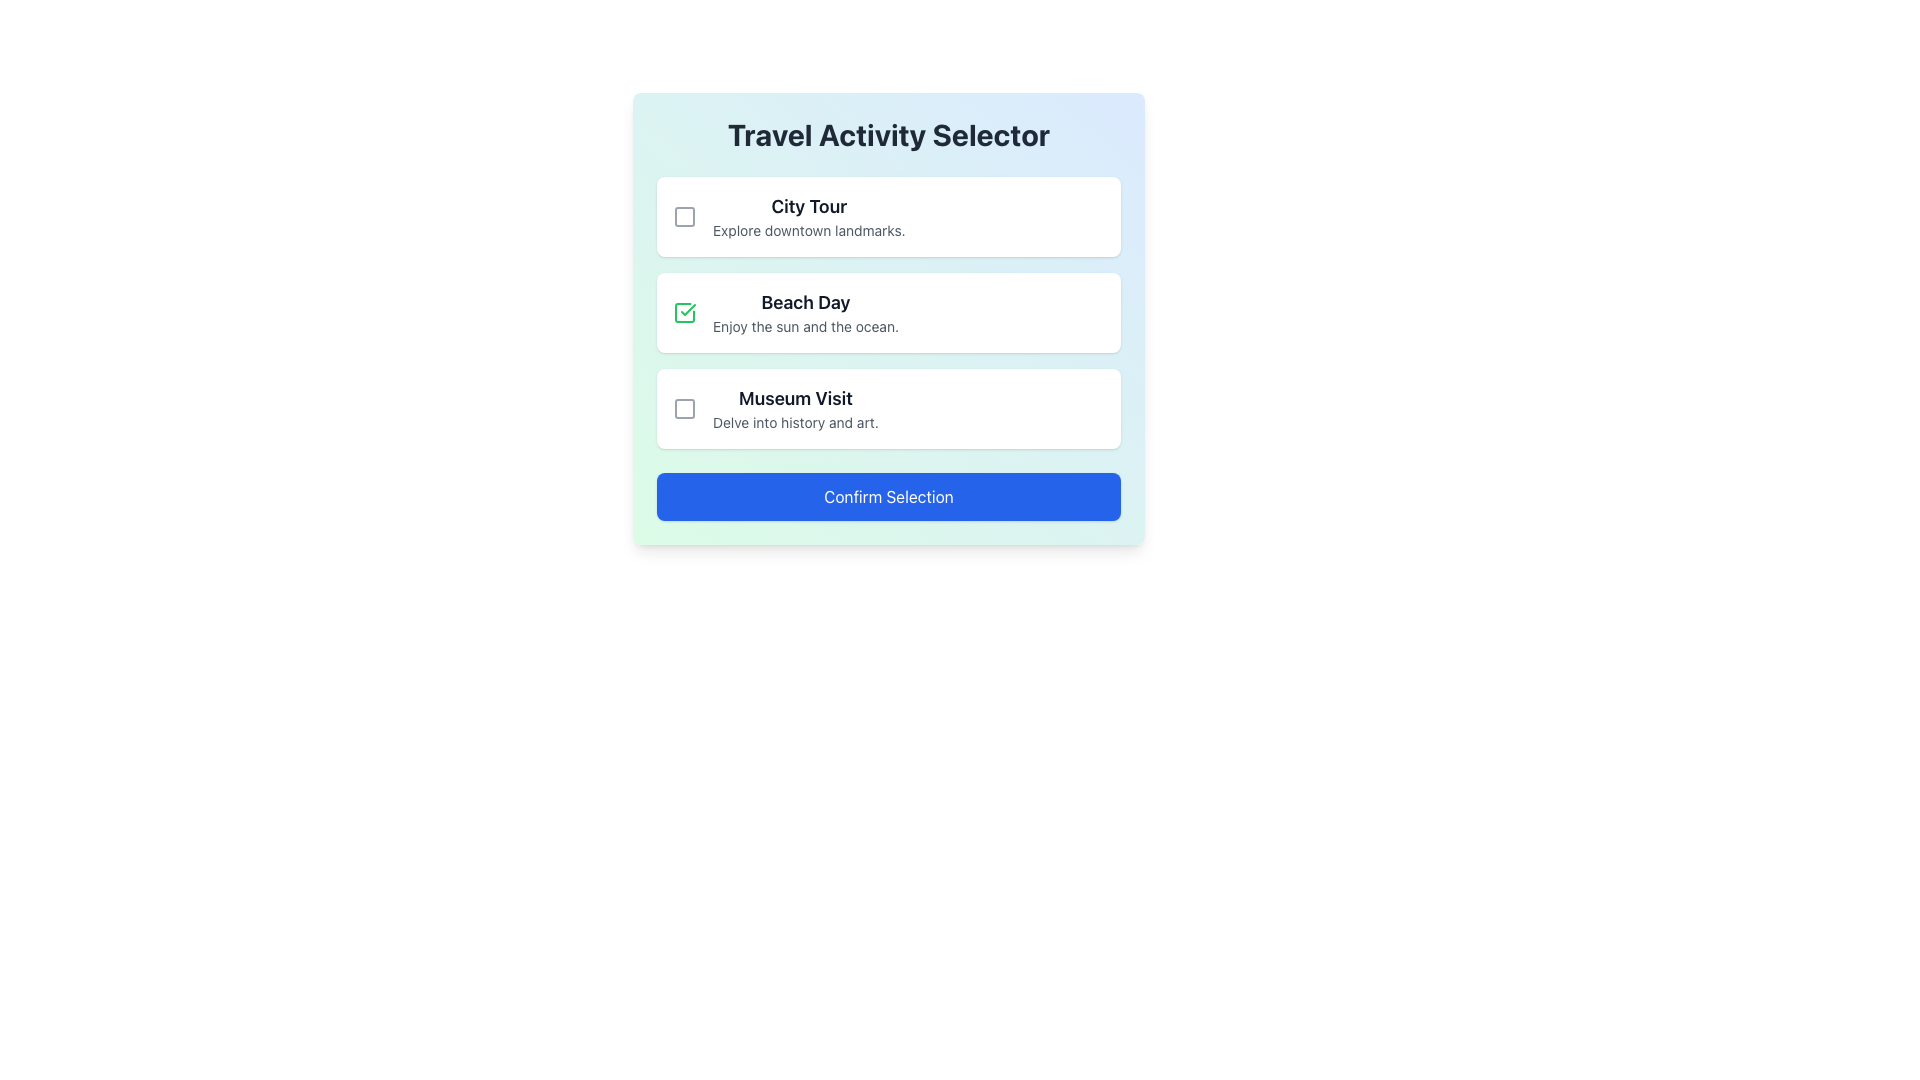 This screenshot has width=1920, height=1080. What do you see at coordinates (806, 326) in the screenshot?
I see `the descriptive caption element for the 'Beach Day' option, which is positioned below the 'Beach Day' text in the 'Travel Activity Selector' list` at bounding box center [806, 326].